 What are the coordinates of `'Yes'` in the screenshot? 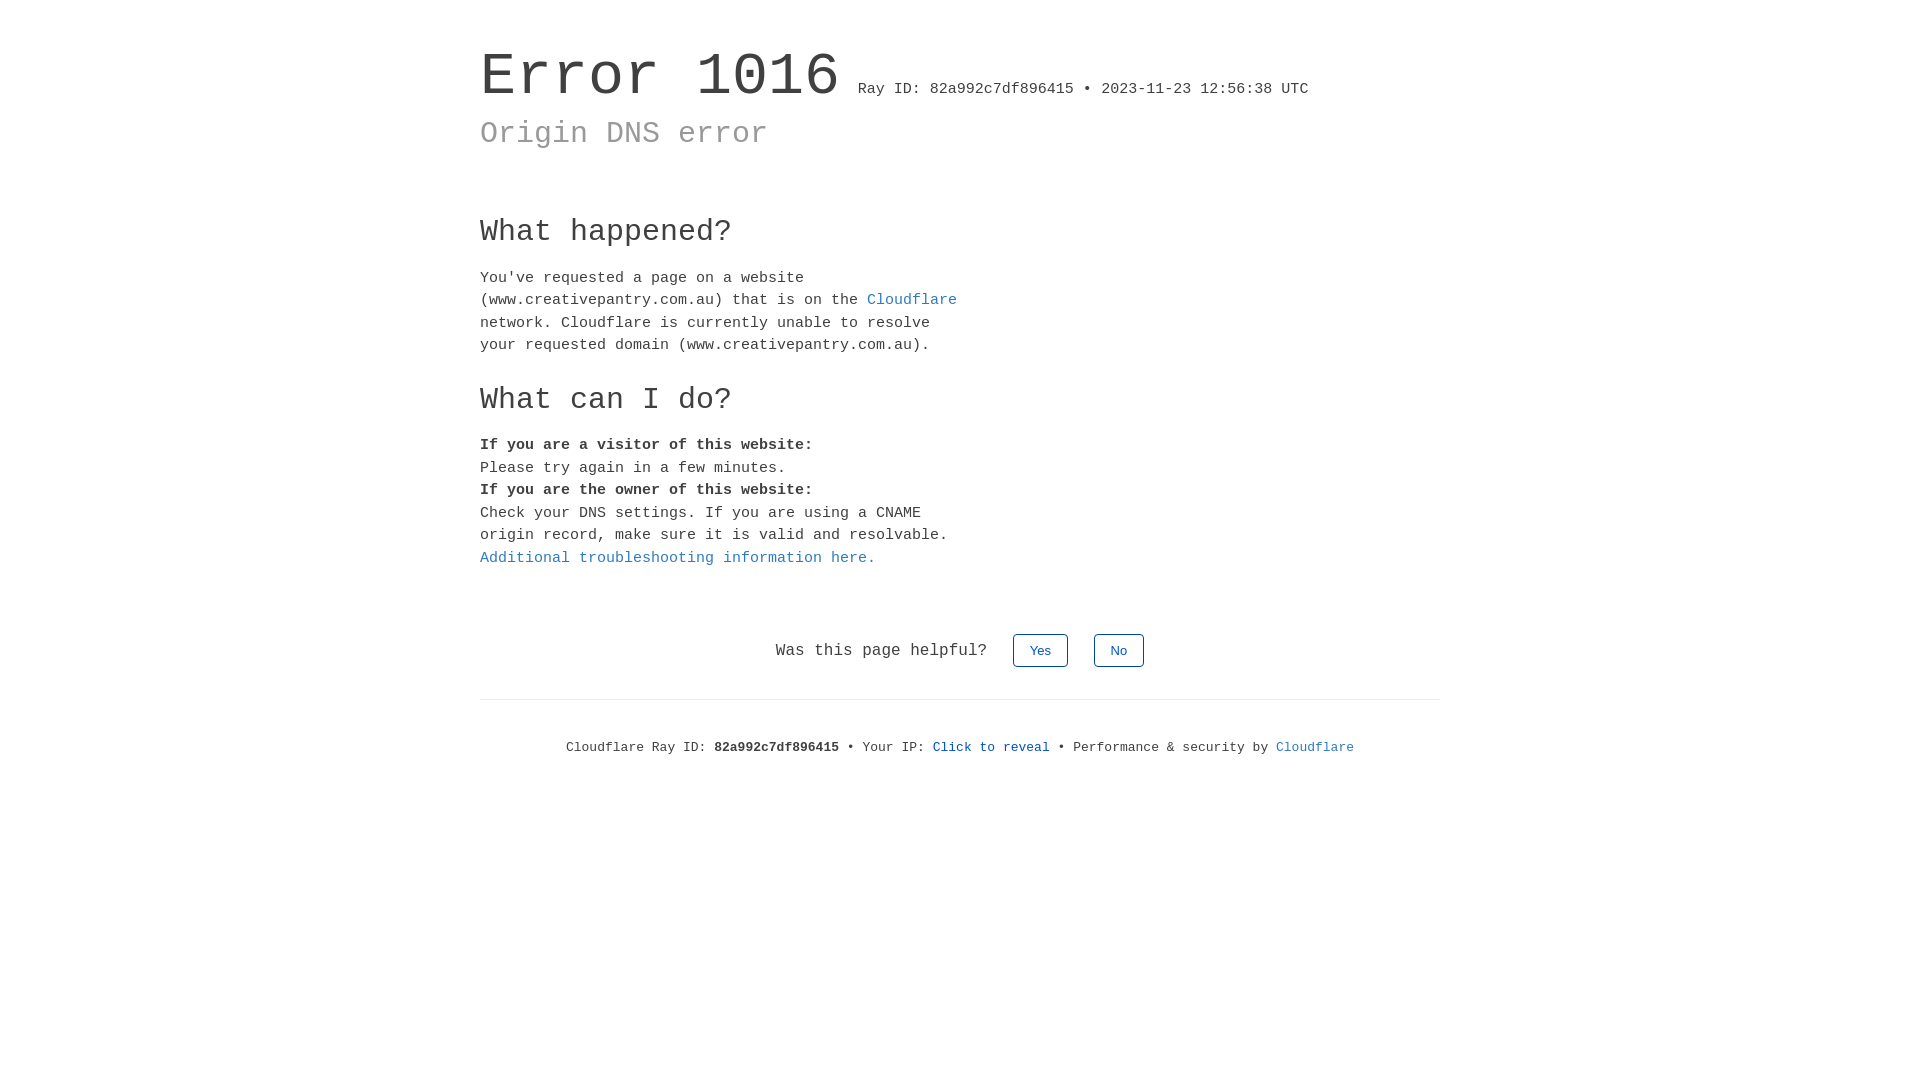 It's located at (1012, 650).